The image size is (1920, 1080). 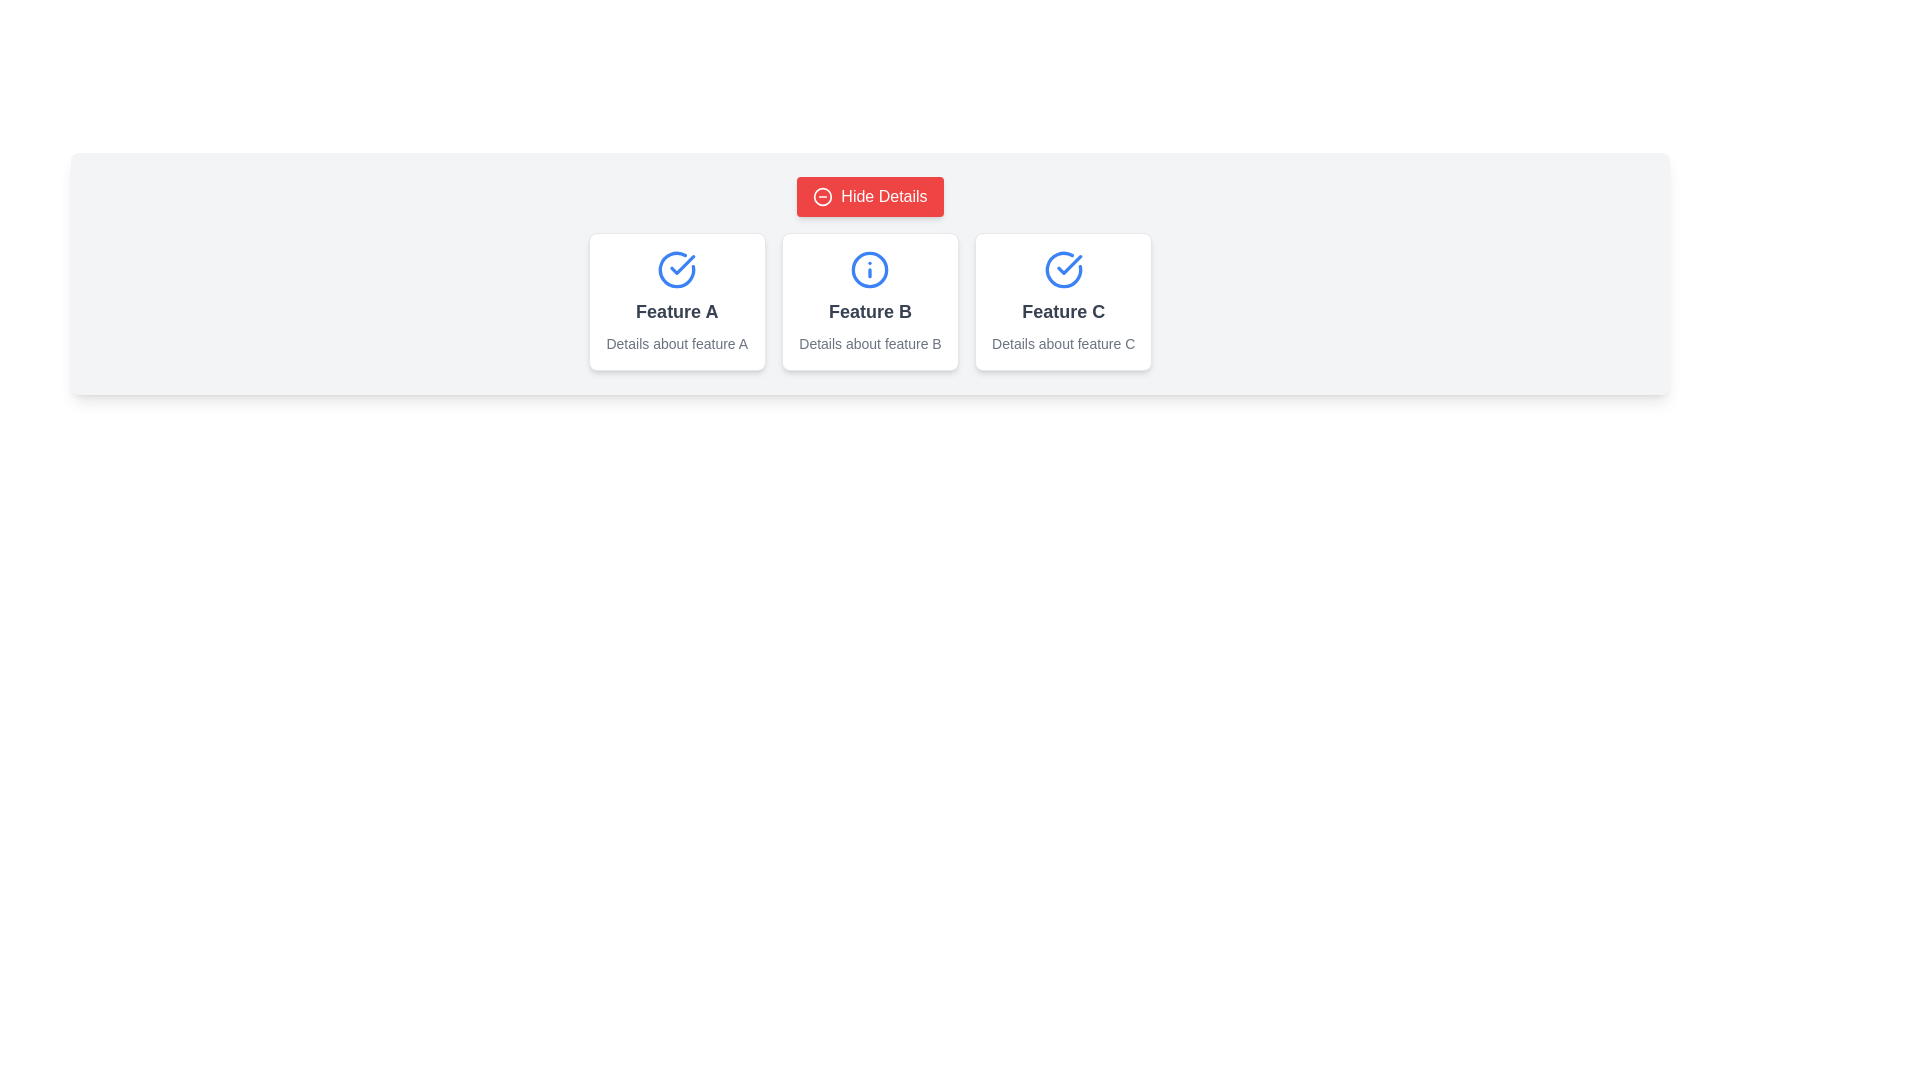 What do you see at coordinates (677, 312) in the screenshot?
I see `the text heading labeled 'Feature A' located in the middle of the first card from the left, above the descriptive text 'Details about feature A' and below a circular checkmark icon` at bounding box center [677, 312].